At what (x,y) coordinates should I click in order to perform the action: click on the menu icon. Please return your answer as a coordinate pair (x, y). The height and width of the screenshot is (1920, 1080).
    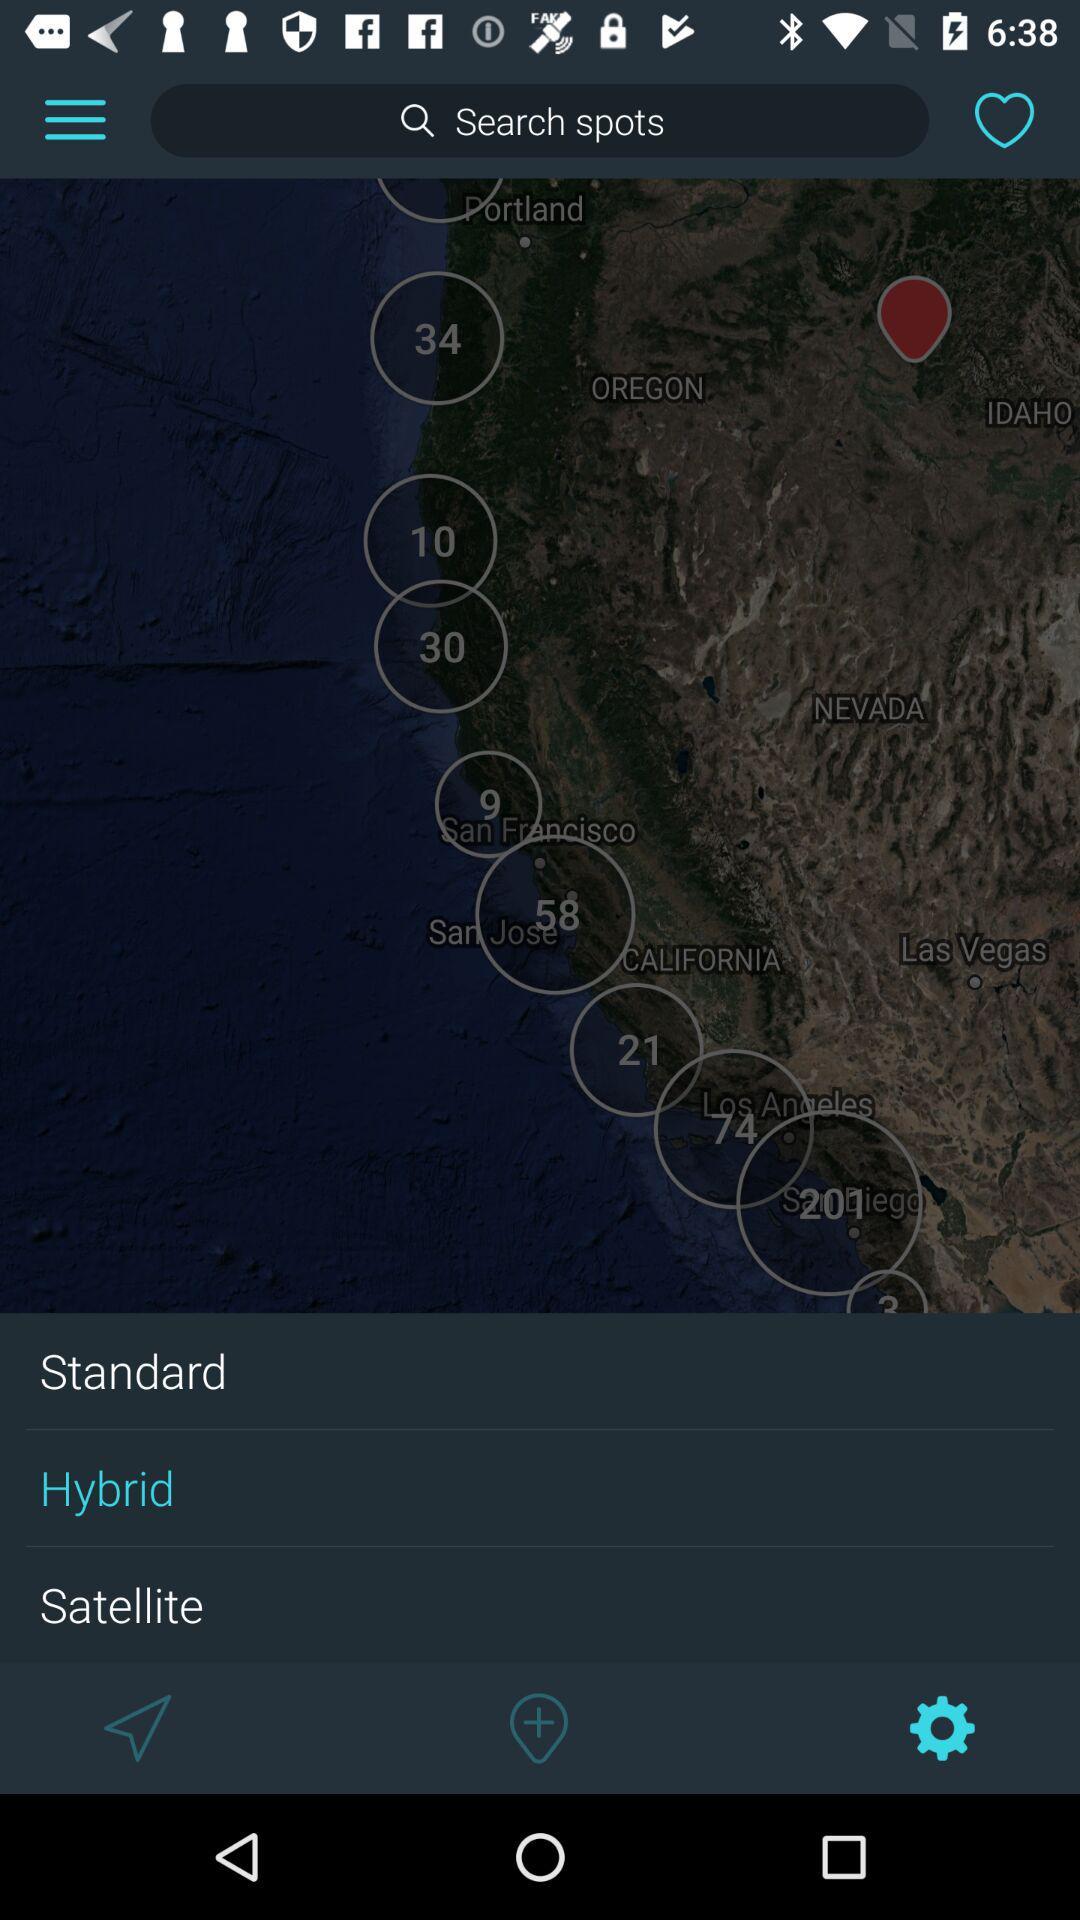
    Looking at the image, I should click on (74, 119).